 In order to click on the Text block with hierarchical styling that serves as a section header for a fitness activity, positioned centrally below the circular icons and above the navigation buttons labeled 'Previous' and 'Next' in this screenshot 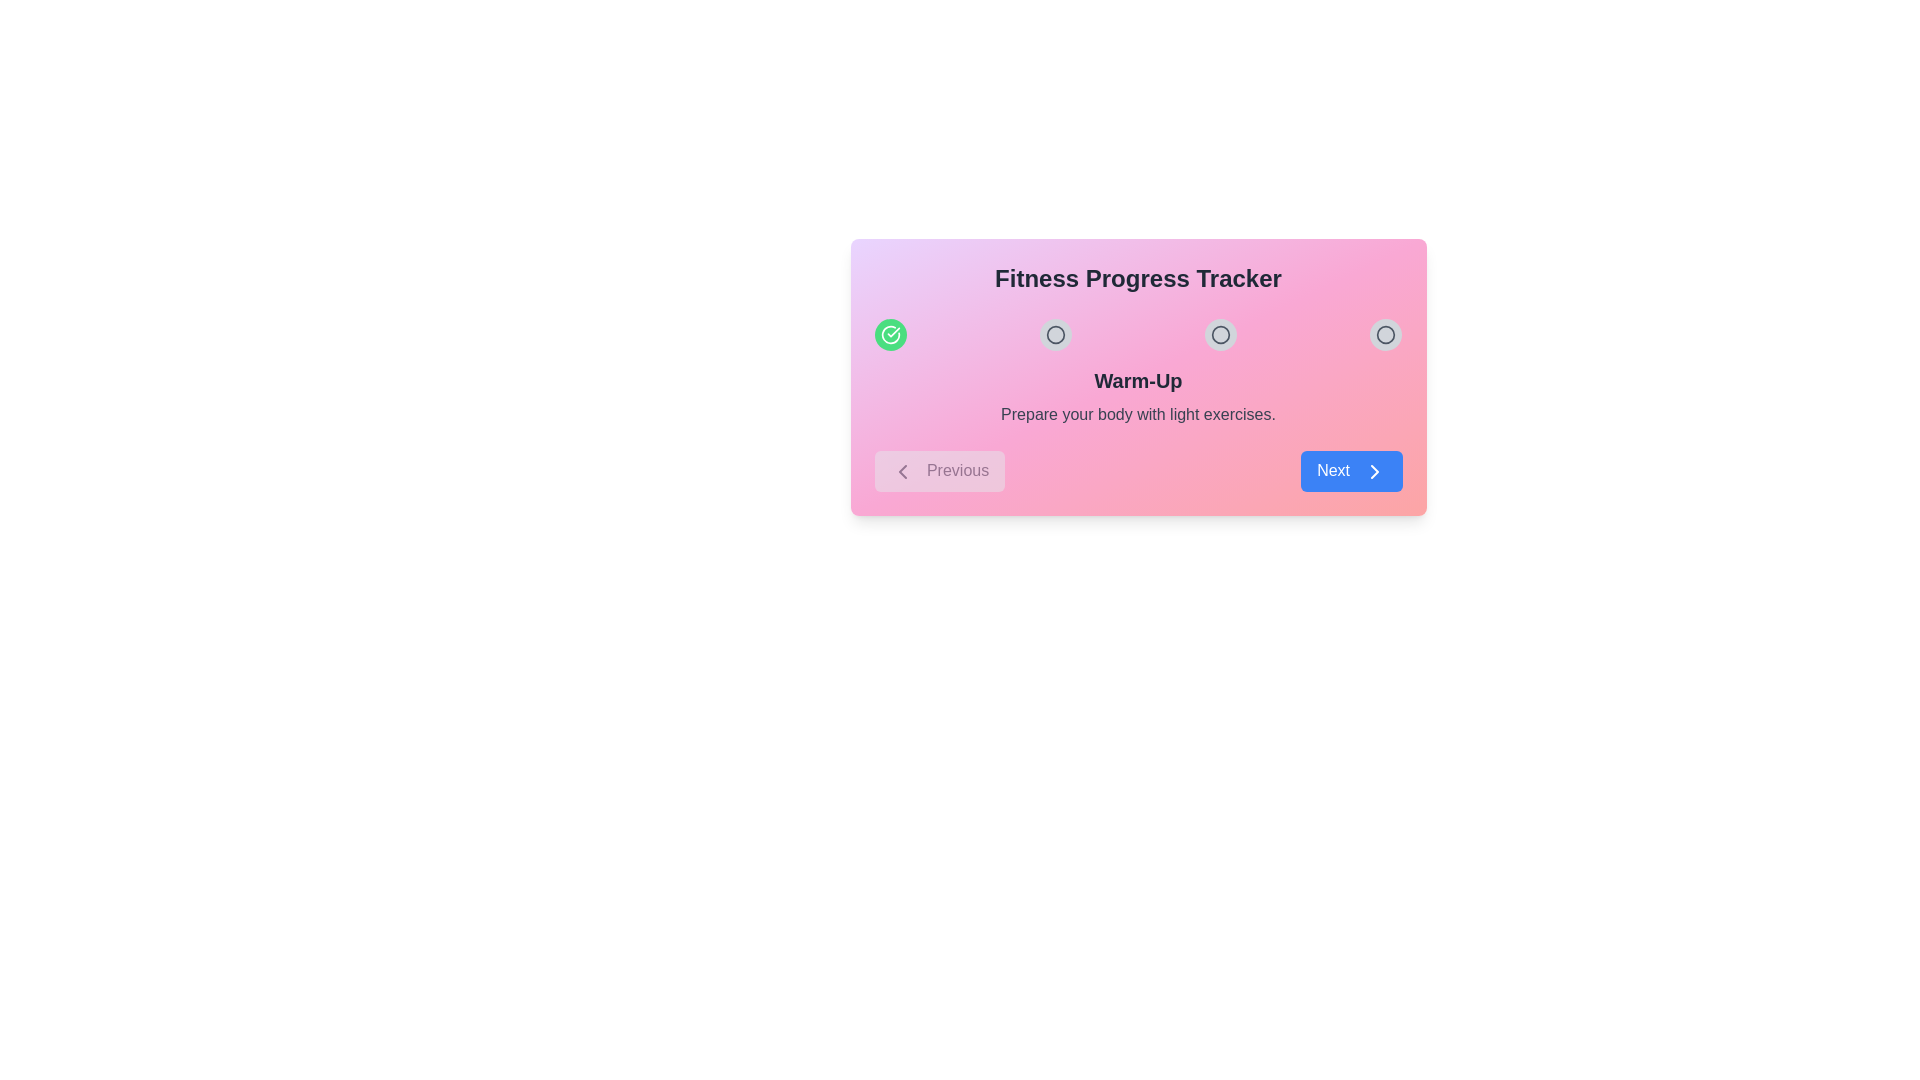, I will do `click(1138, 397)`.